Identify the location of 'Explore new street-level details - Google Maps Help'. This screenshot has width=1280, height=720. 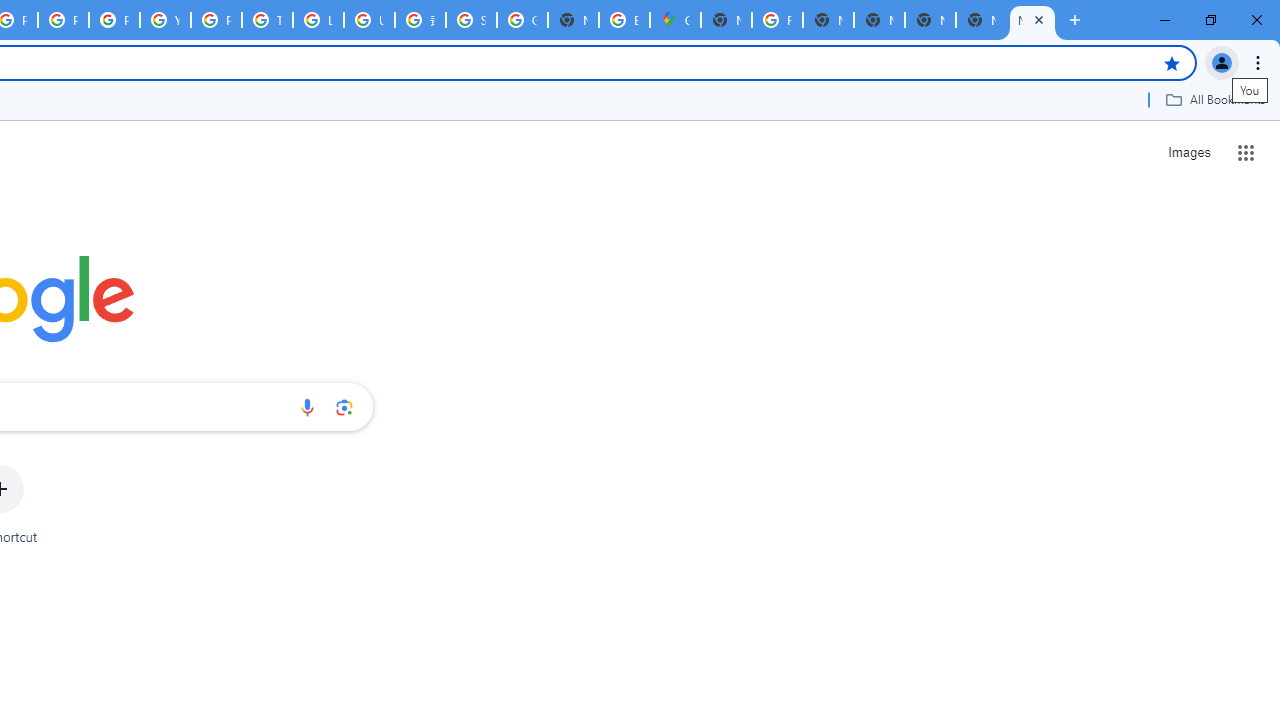
(623, 20).